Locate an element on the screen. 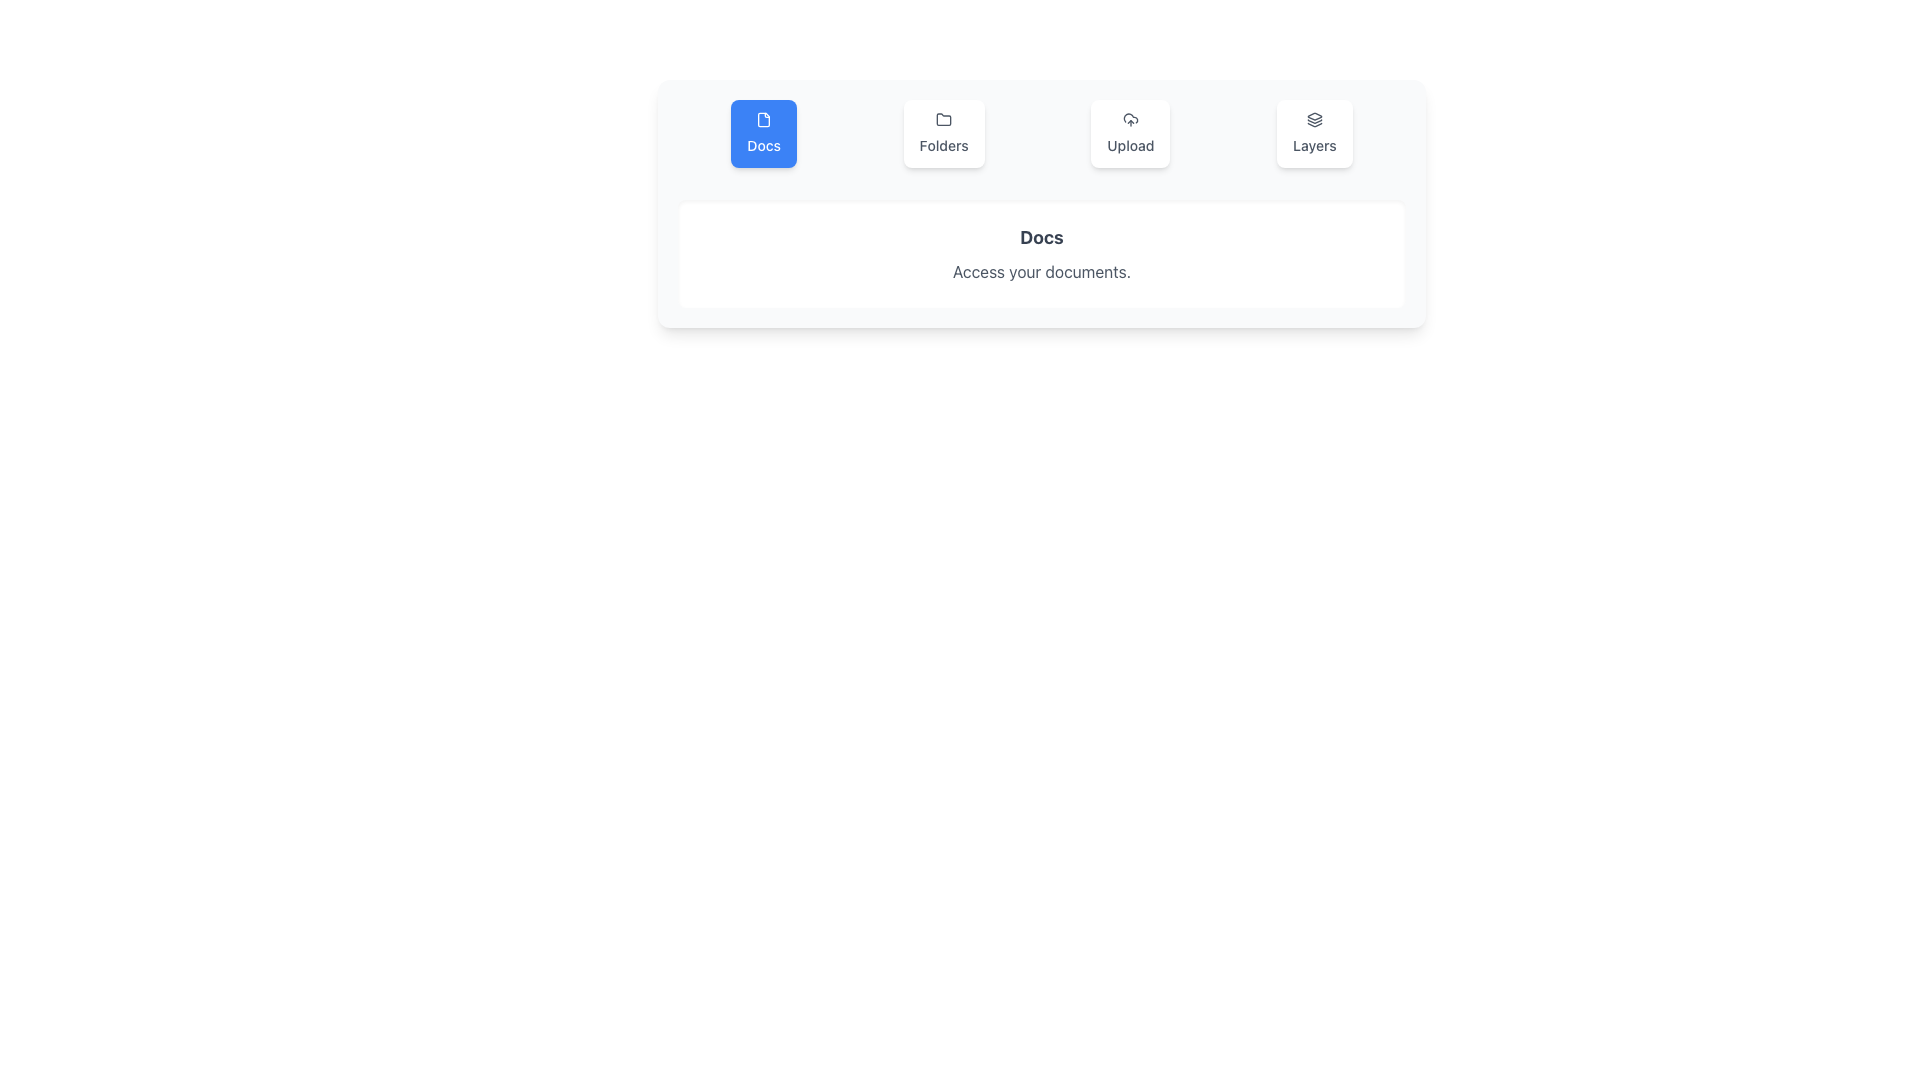 This screenshot has width=1920, height=1080. the informational text located within the white panel below the title 'Docs', which provides instructions related to the 'Docs' section is located at coordinates (1040, 272).